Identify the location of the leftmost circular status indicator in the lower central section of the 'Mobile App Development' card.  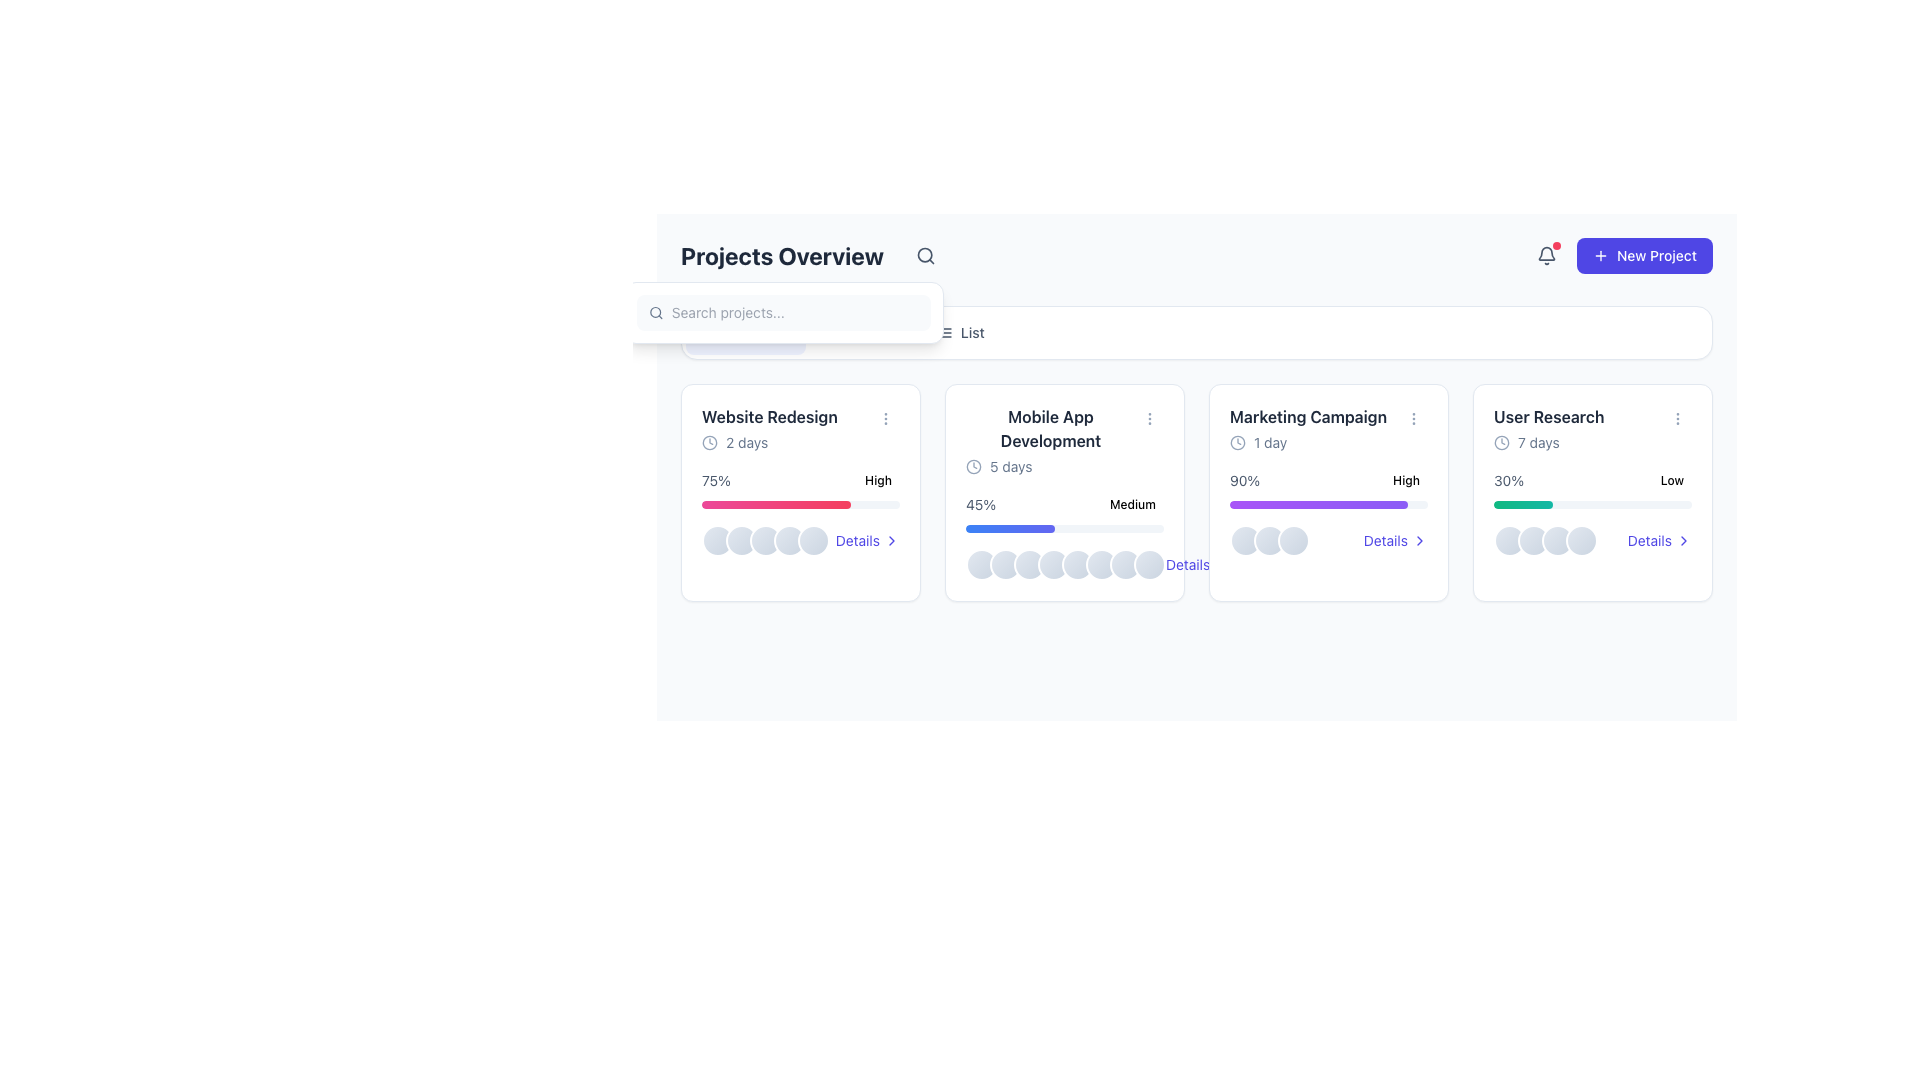
(982, 564).